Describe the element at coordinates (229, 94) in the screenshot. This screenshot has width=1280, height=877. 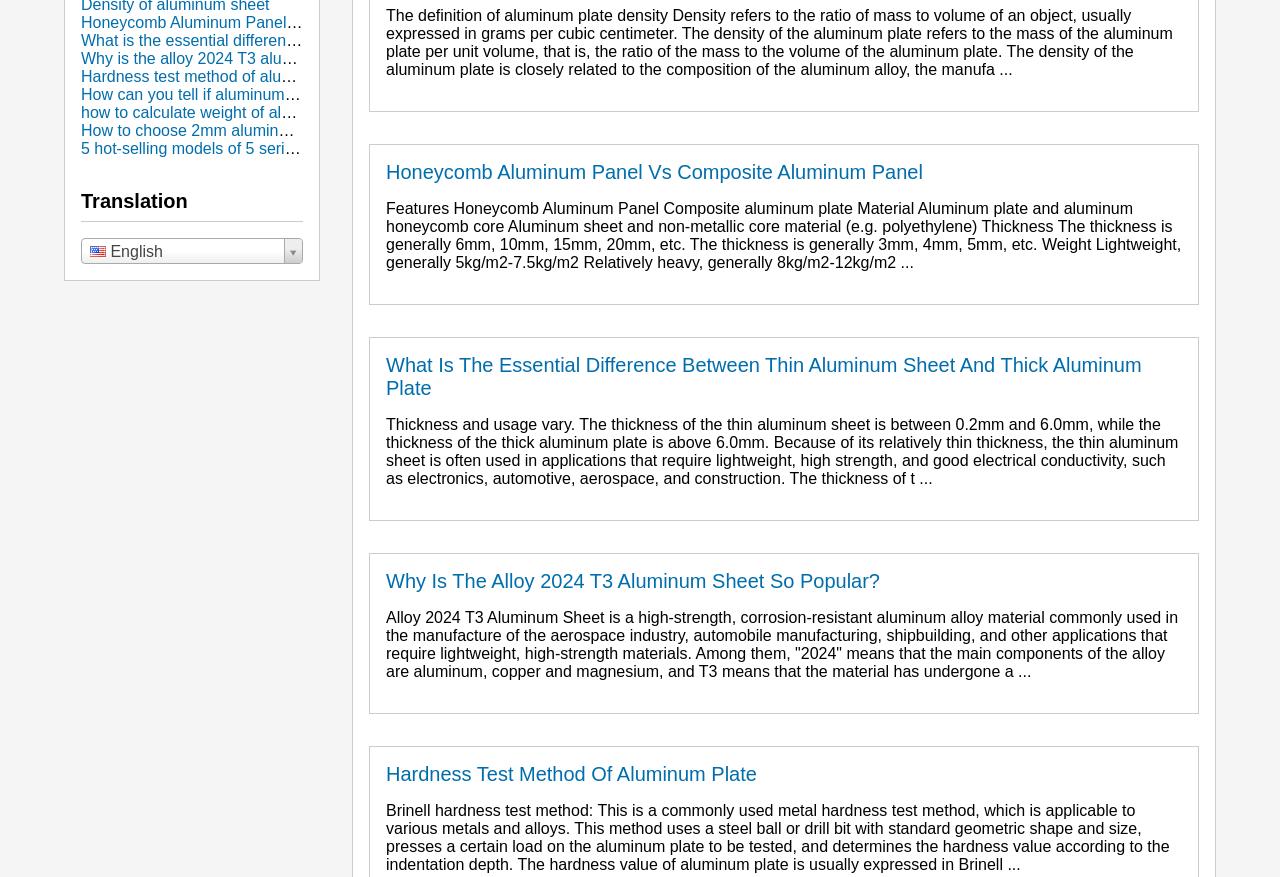
I see `'How can you tell if aluminum is anodized?'` at that location.